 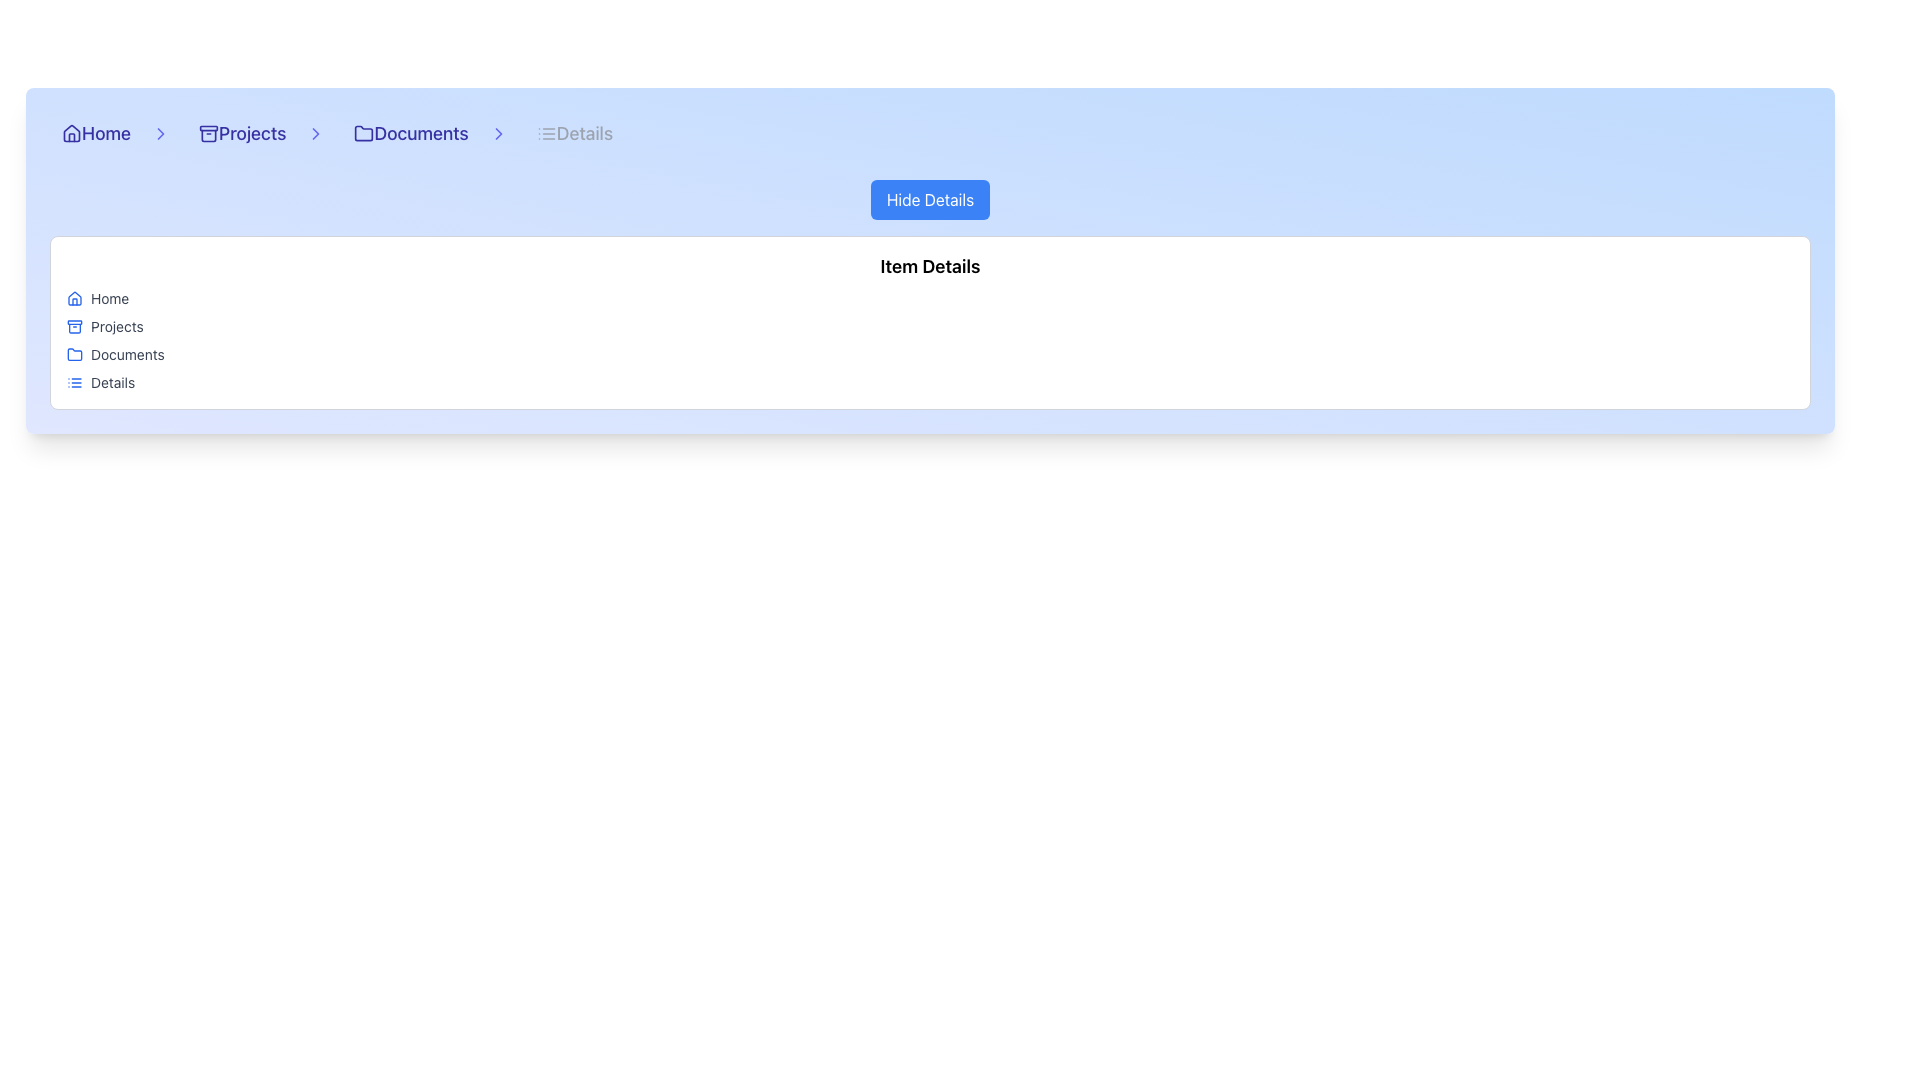 I want to click on text label 'Documents' which is styled in gray and positioned next to a blue folder icon in the vertical list, so click(x=126, y=353).